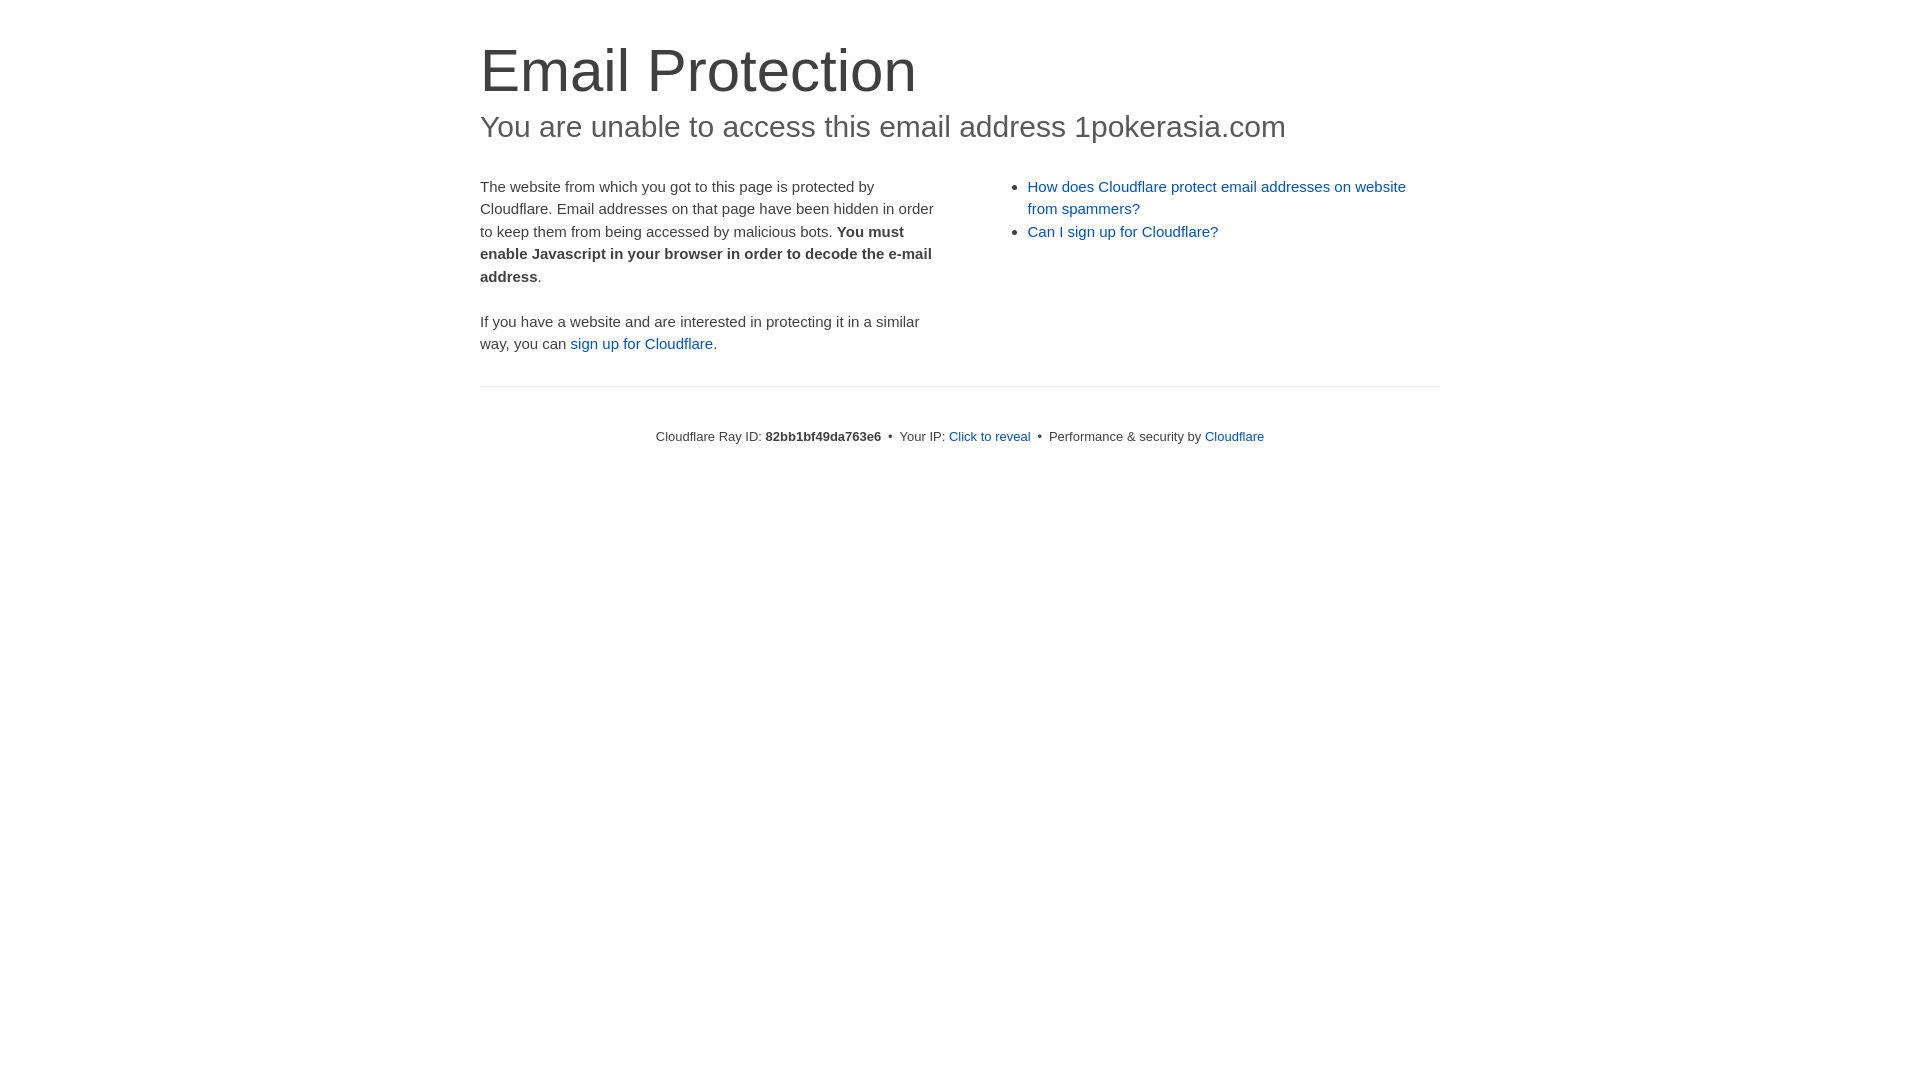 The width and height of the screenshot is (1920, 1080). Describe the element at coordinates (570, 342) in the screenshot. I see `'sign up for Cloudflare'` at that location.